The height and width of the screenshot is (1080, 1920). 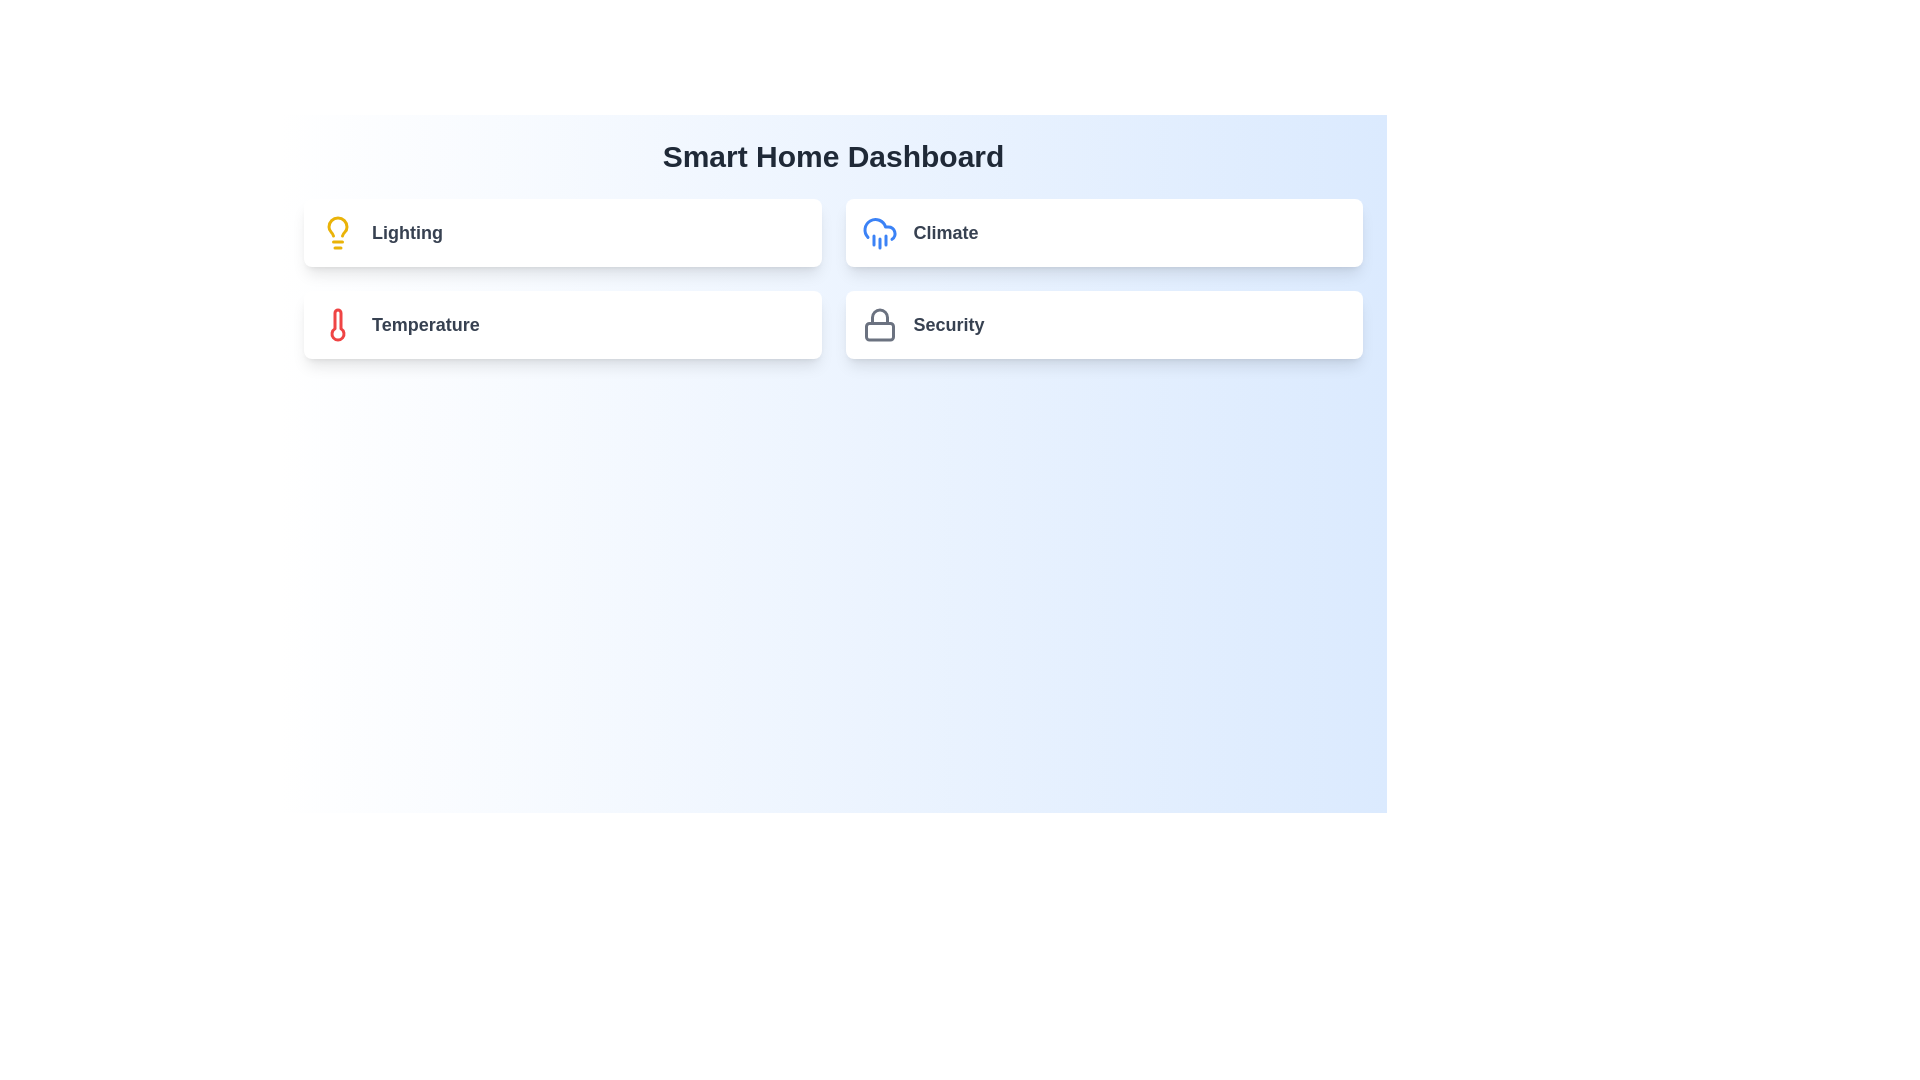 What do you see at coordinates (406, 231) in the screenshot?
I see `text label displaying 'Lighting', which is styled in a bold gray font and located within a white card with rounded corners, positioned in the upper left quadrant of the interface` at bounding box center [406, 231].